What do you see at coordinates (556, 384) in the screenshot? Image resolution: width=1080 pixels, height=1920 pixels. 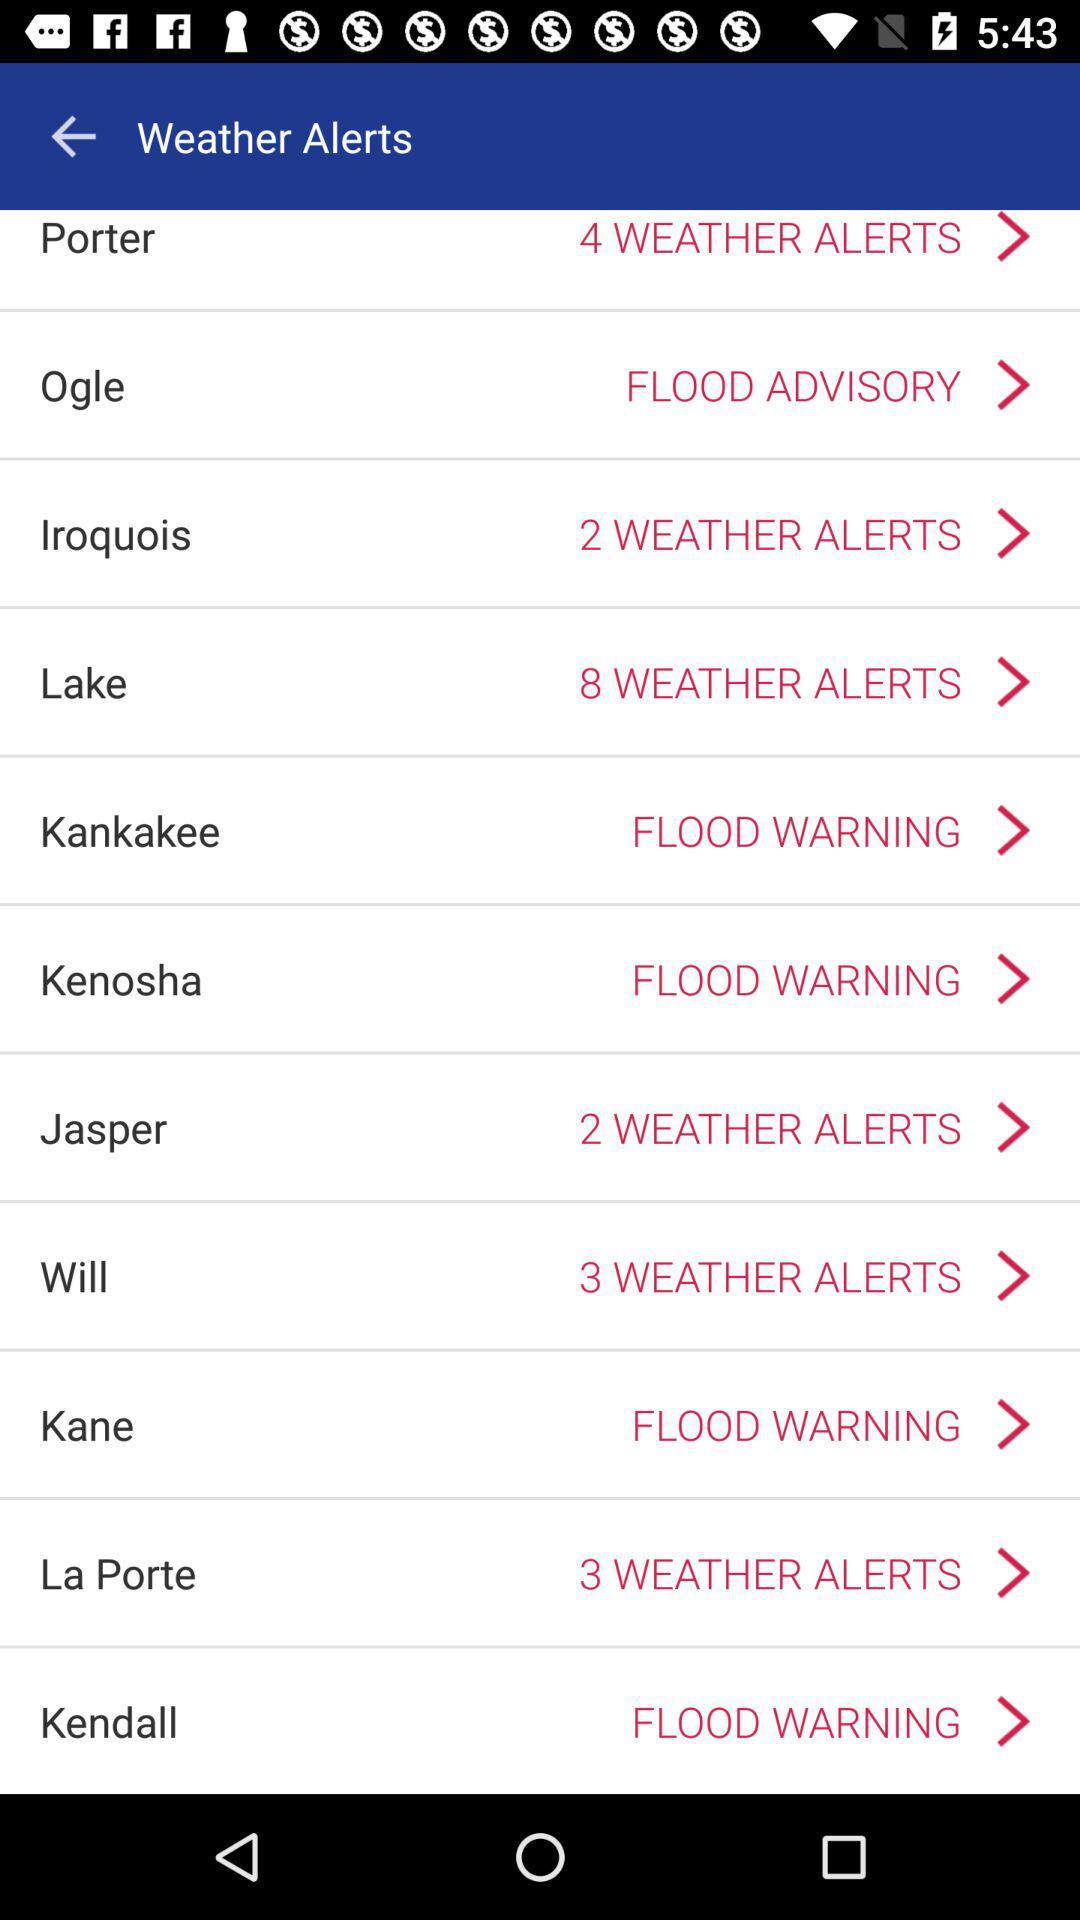 I see `item next to the ogle` at bounding box center [556, 384].